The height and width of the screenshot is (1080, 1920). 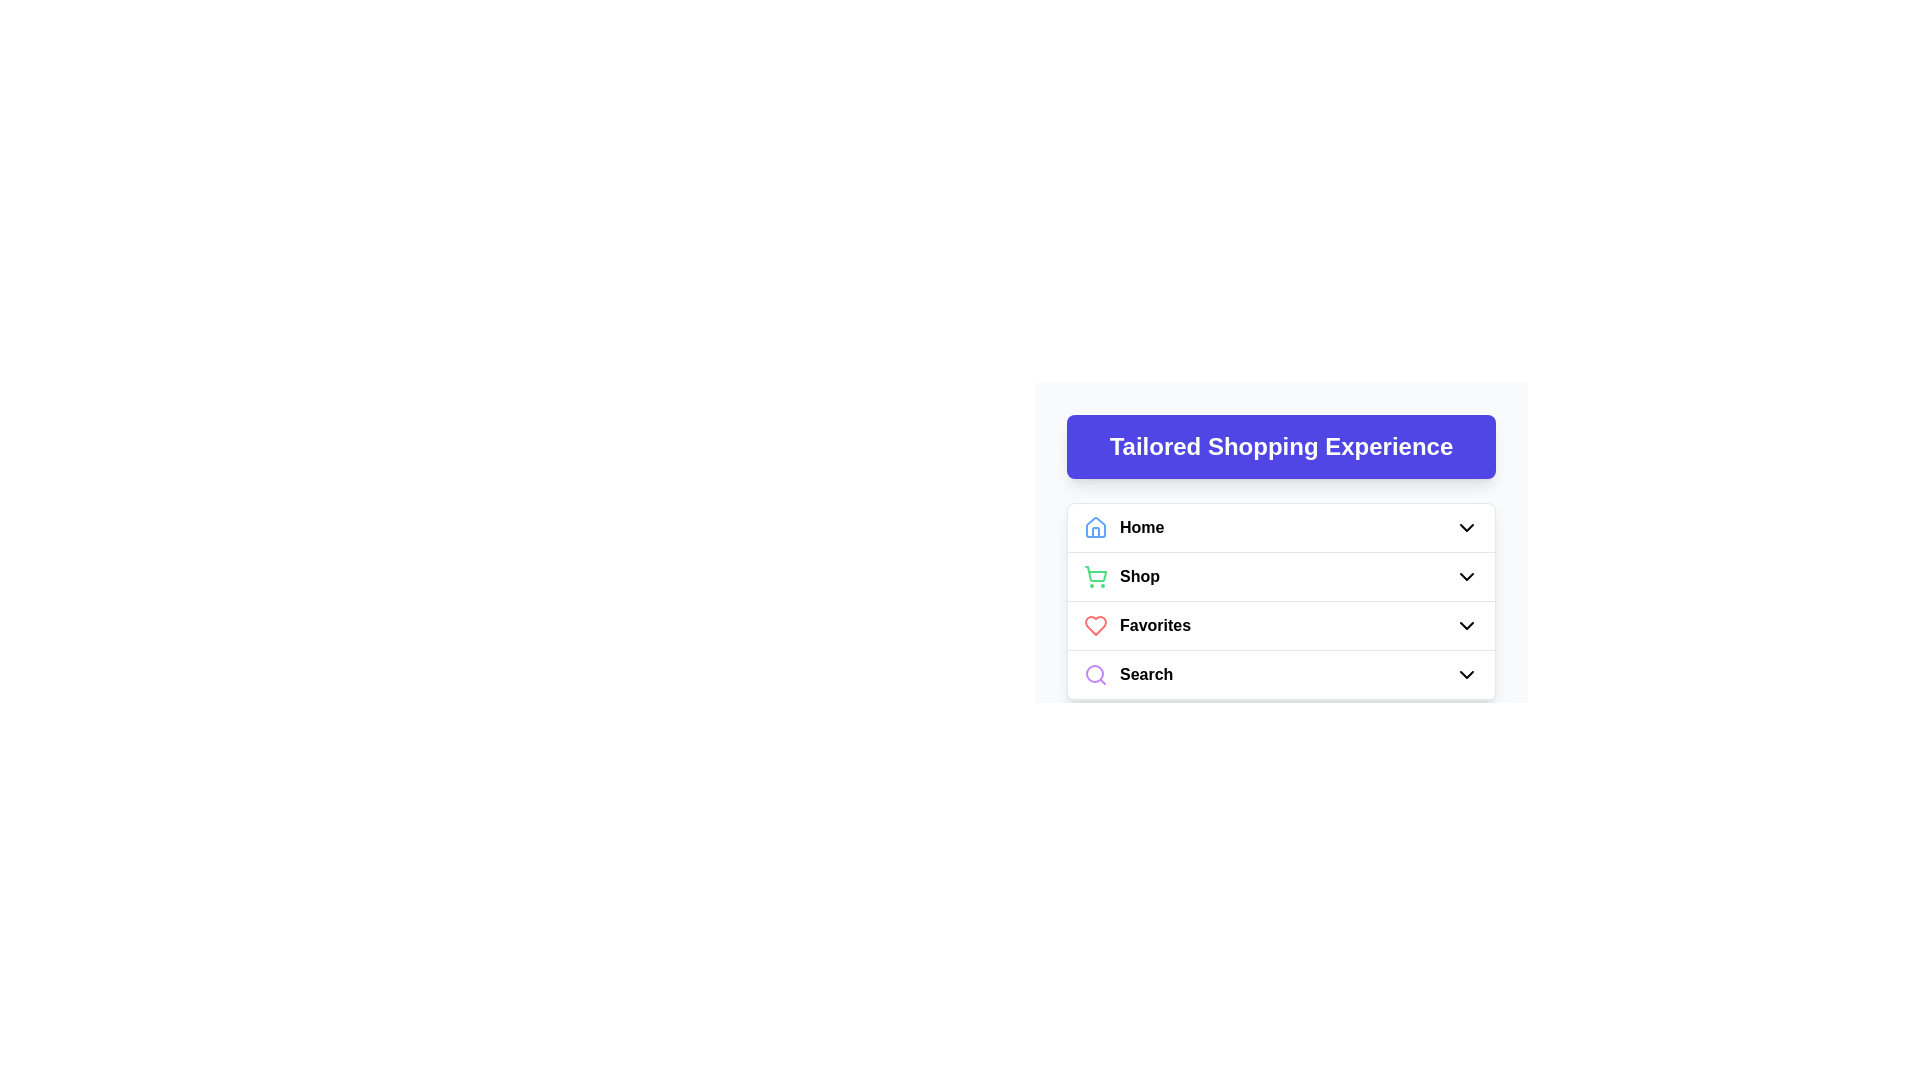 I want to click on the 'Search' menu item, which is styled with bold font and accompanied by a purple magnifying glass icon, located in the Tailored Shopping Experience section, so click(x=1128, y=675).